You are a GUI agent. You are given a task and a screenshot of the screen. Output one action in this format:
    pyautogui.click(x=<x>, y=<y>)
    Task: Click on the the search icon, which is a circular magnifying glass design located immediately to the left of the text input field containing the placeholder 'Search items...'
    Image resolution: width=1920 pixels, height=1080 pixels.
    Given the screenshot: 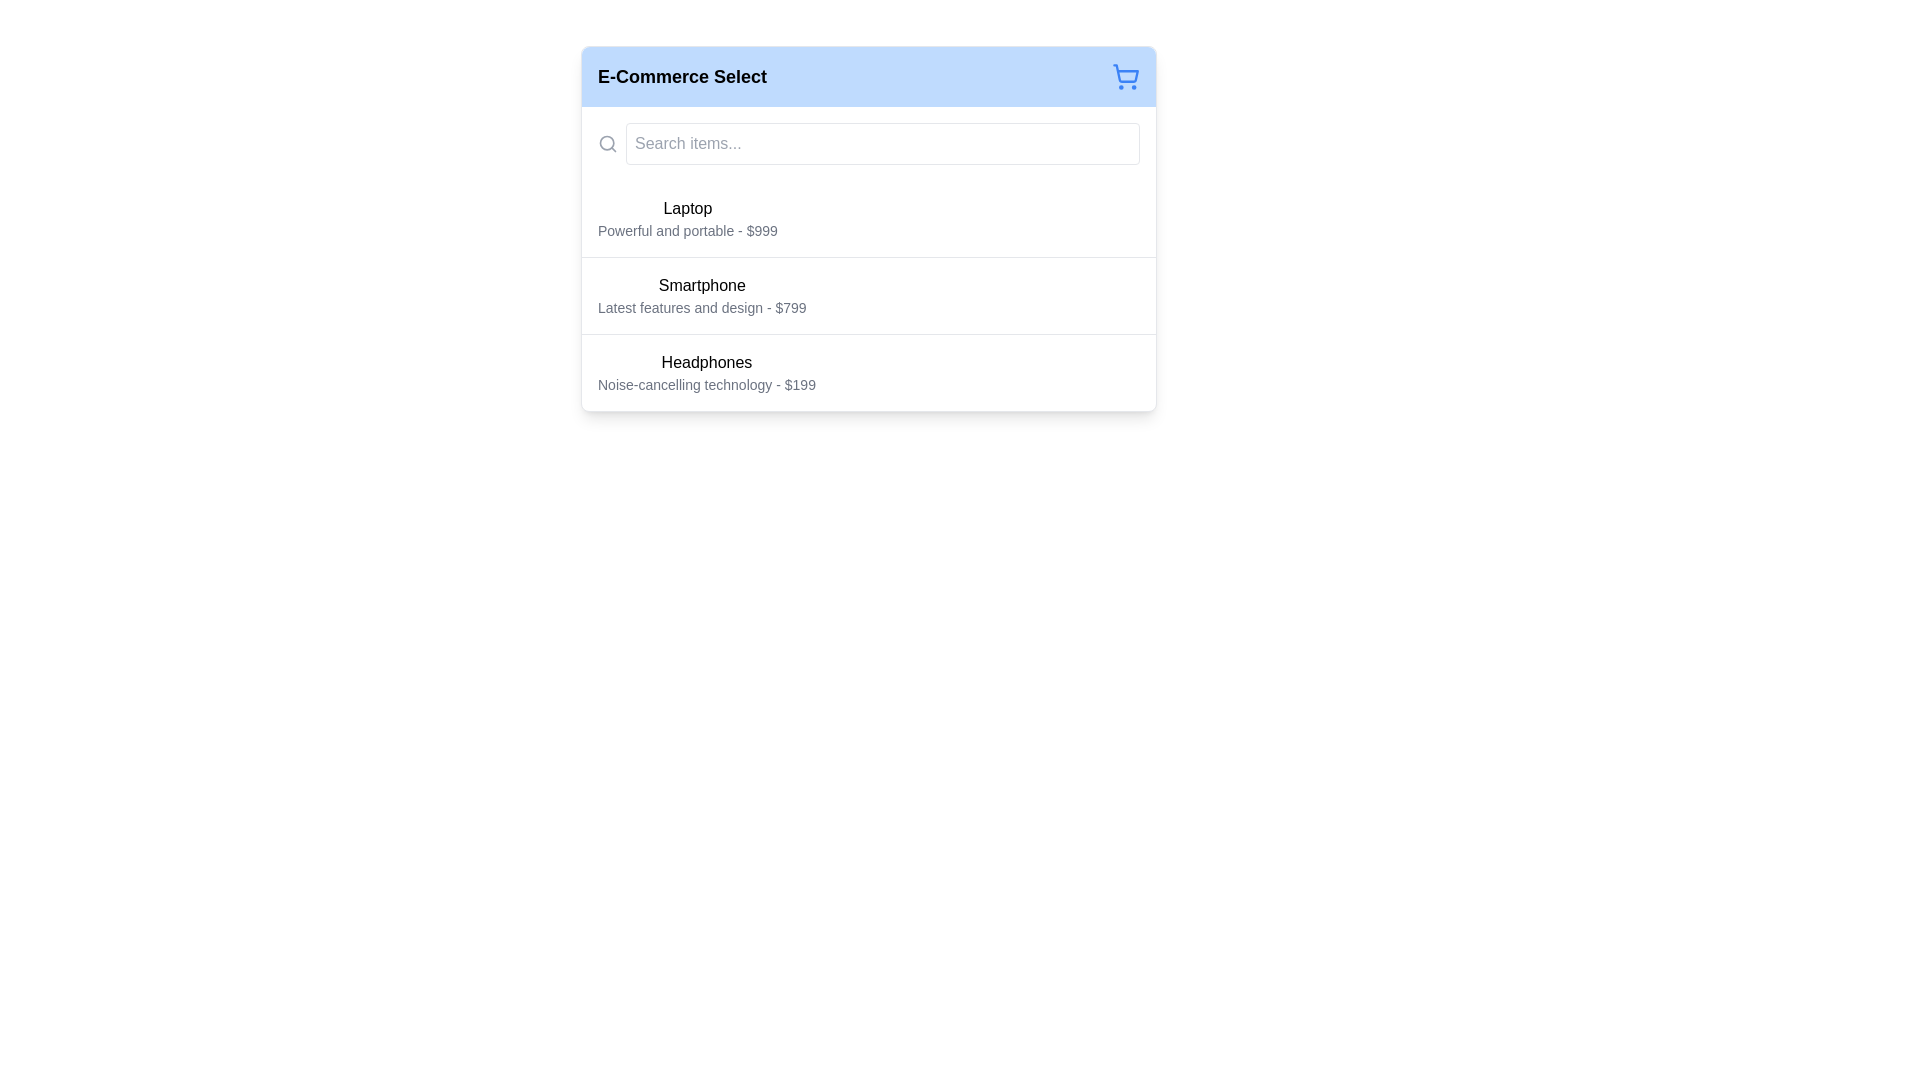 What is the action you would take?
    pyautogui.click(x=607, y=142)
    